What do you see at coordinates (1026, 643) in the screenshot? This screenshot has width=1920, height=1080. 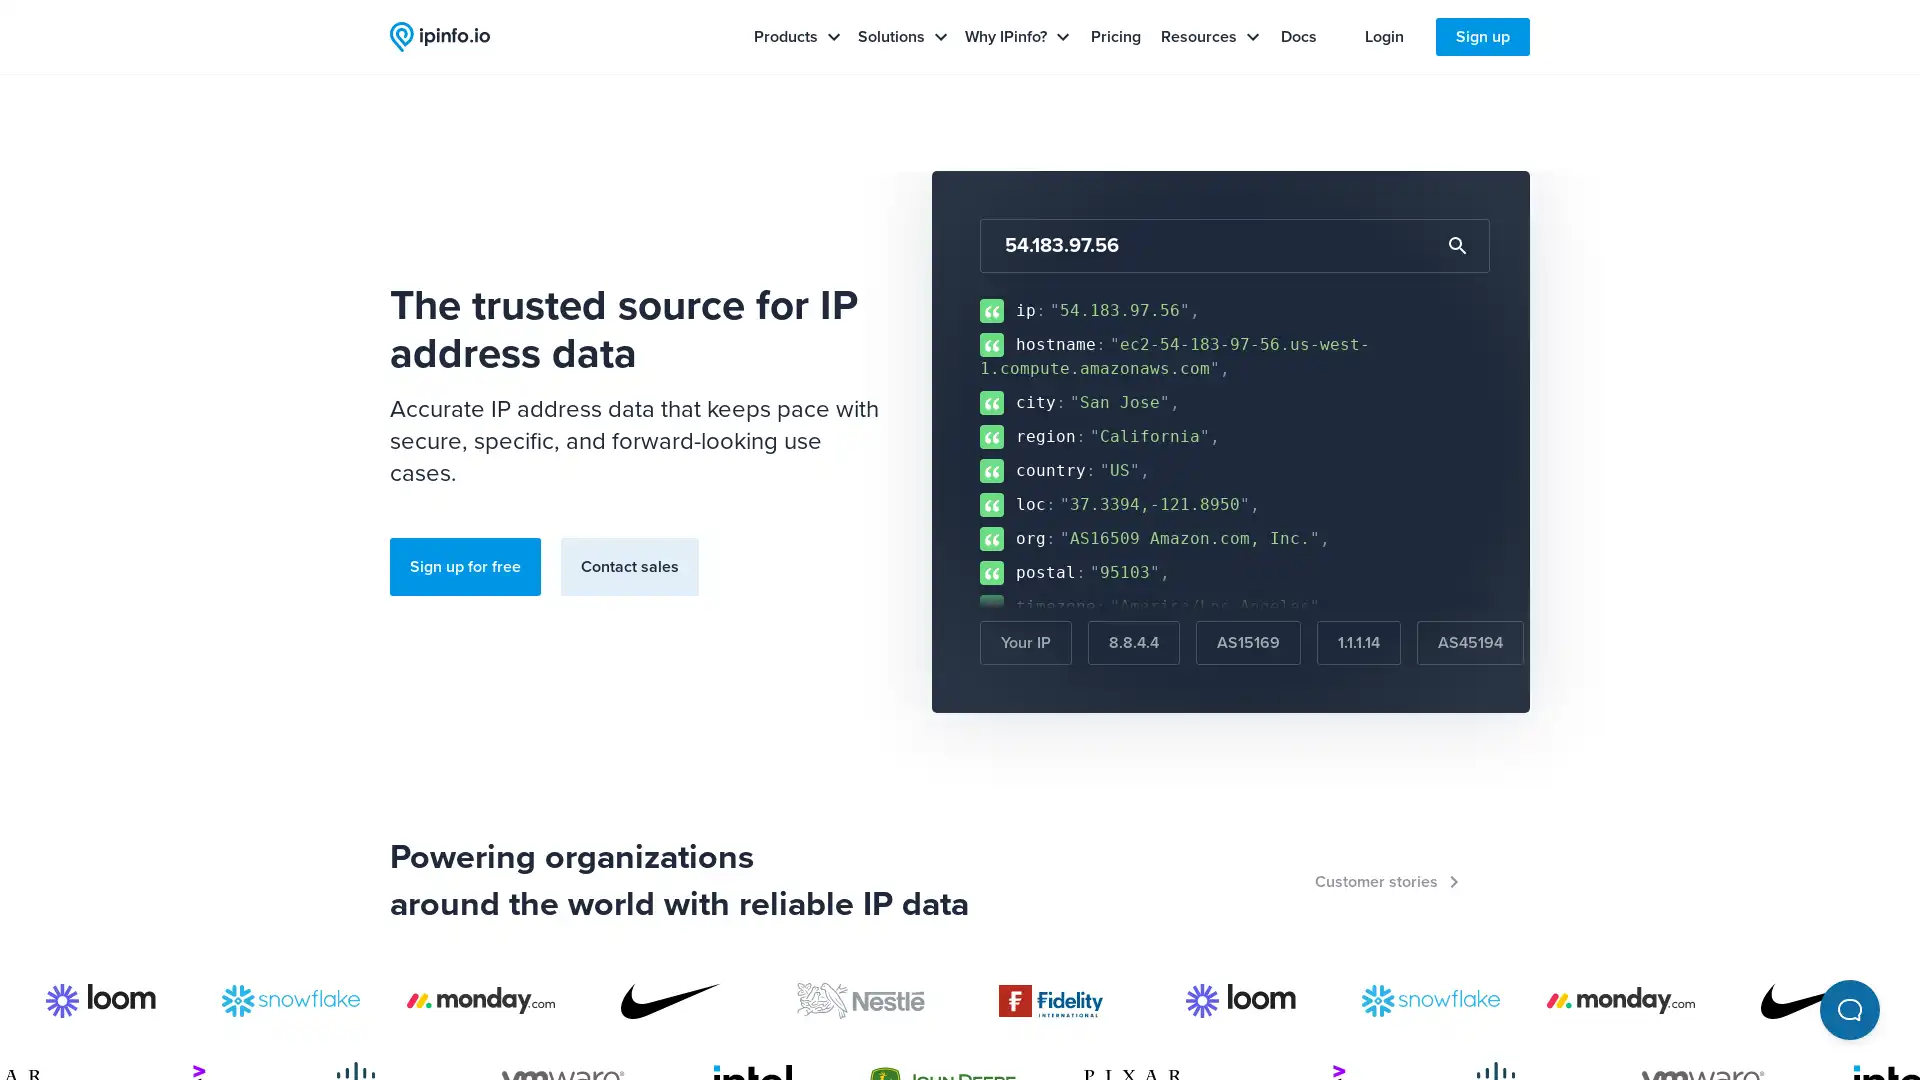 I see `Your IP` at bounding box center [1026, 643].